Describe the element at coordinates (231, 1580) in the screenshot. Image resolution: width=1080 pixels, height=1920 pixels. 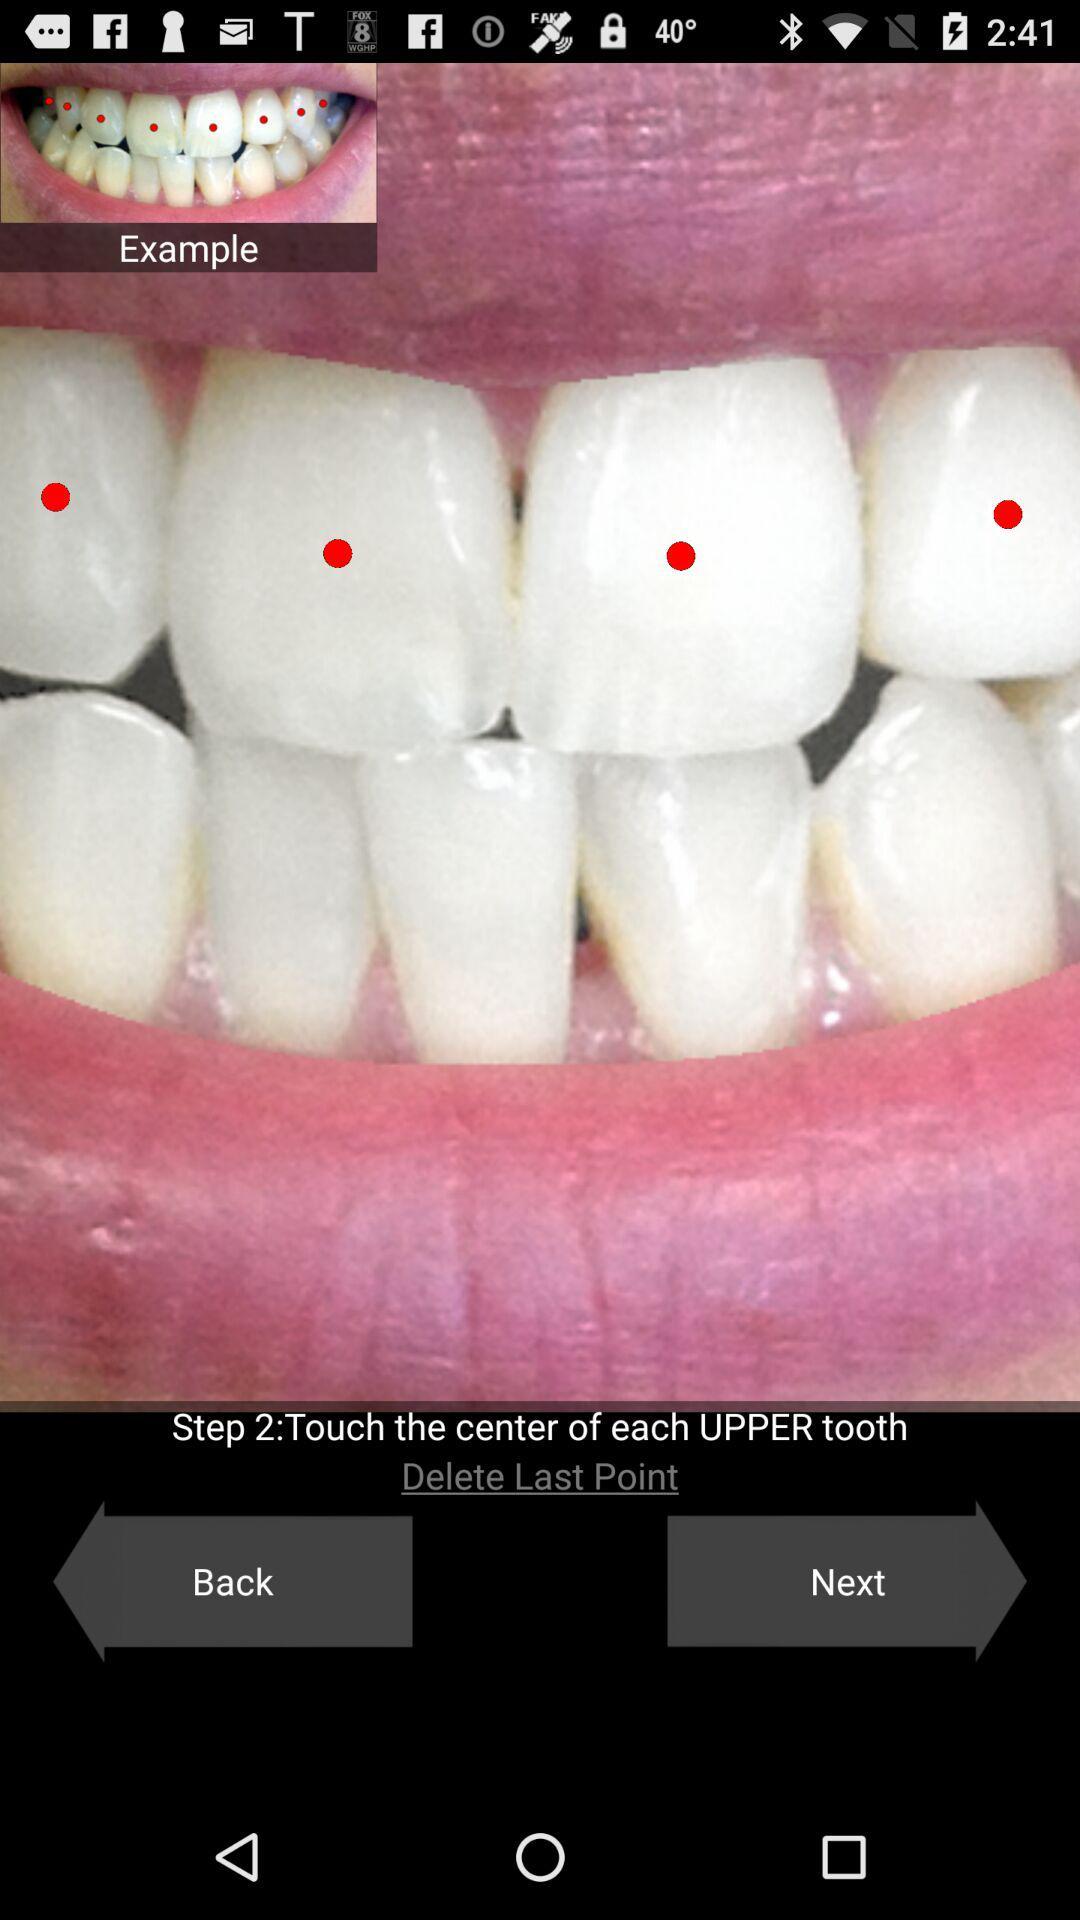
I see `the back icon` at that location.